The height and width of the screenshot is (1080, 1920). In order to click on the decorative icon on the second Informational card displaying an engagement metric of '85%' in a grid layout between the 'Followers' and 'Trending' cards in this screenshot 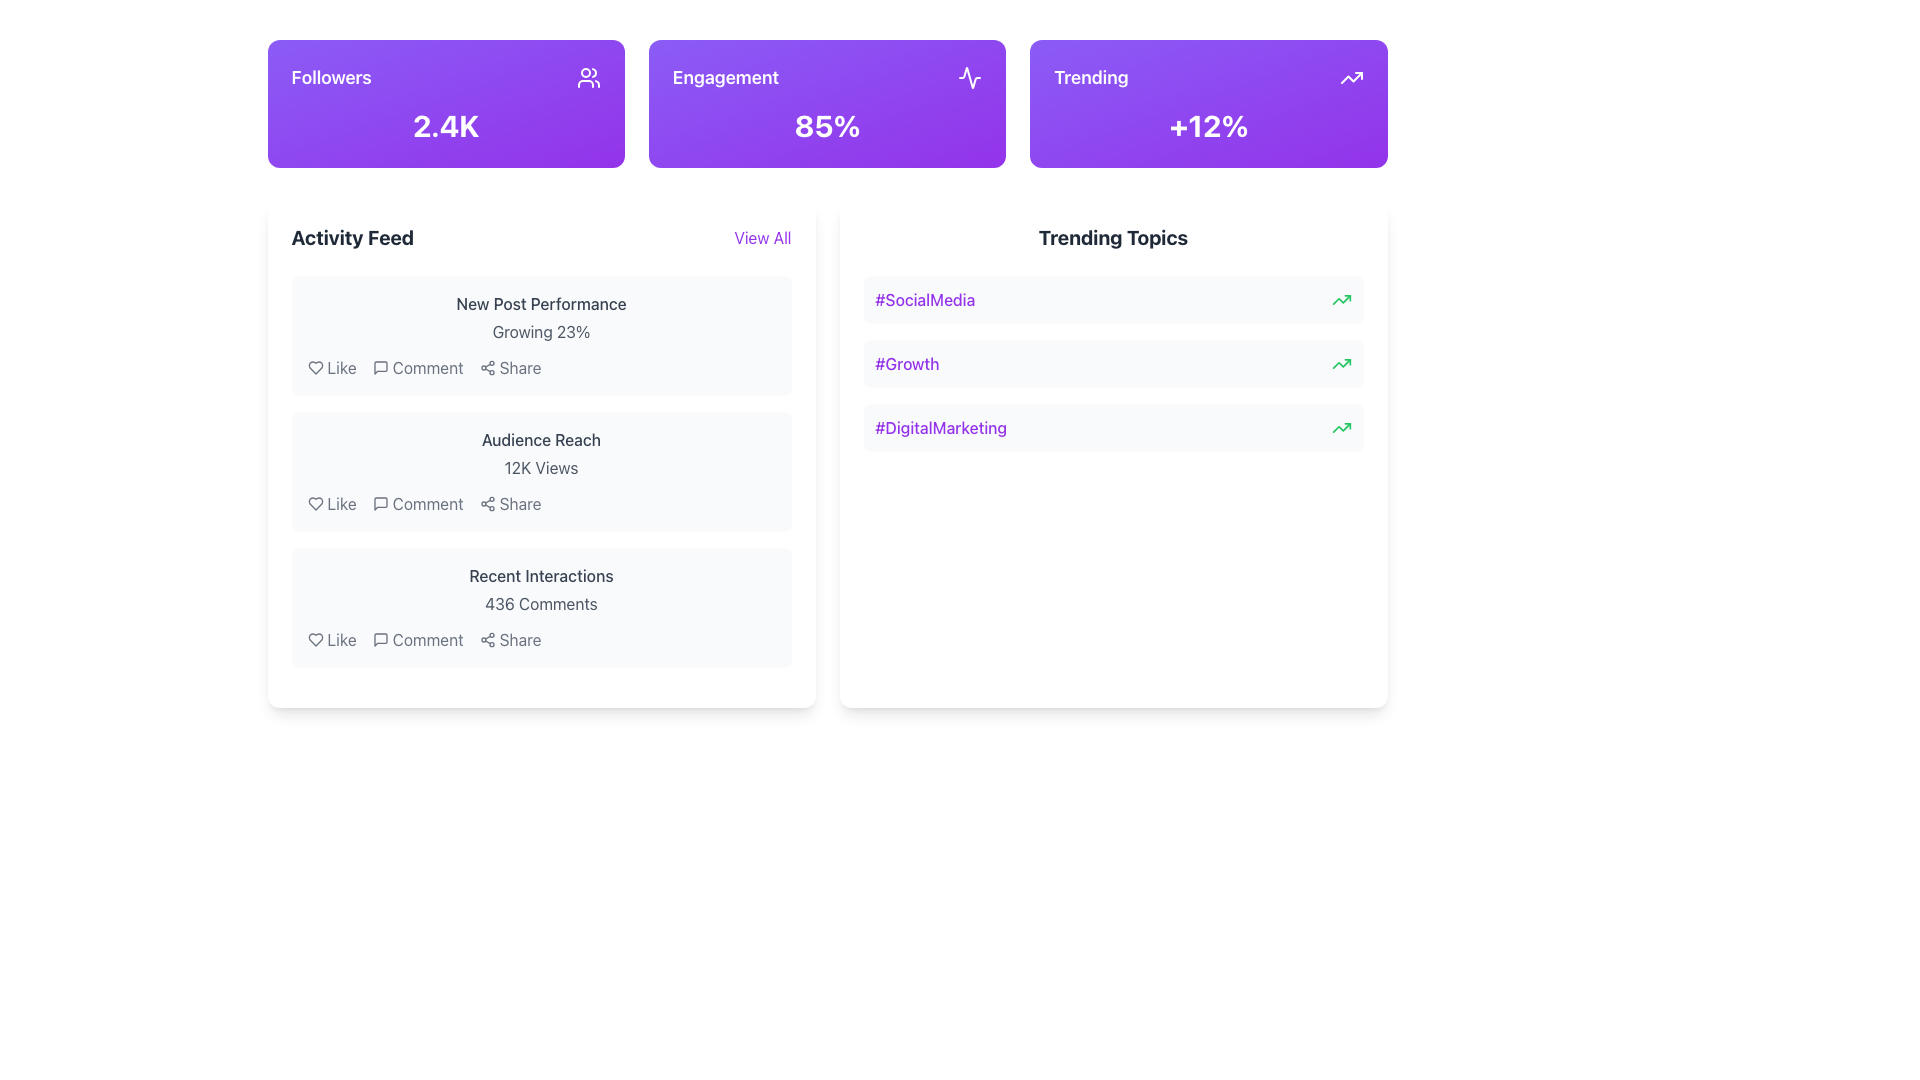, I will do `click(827, 104)`.